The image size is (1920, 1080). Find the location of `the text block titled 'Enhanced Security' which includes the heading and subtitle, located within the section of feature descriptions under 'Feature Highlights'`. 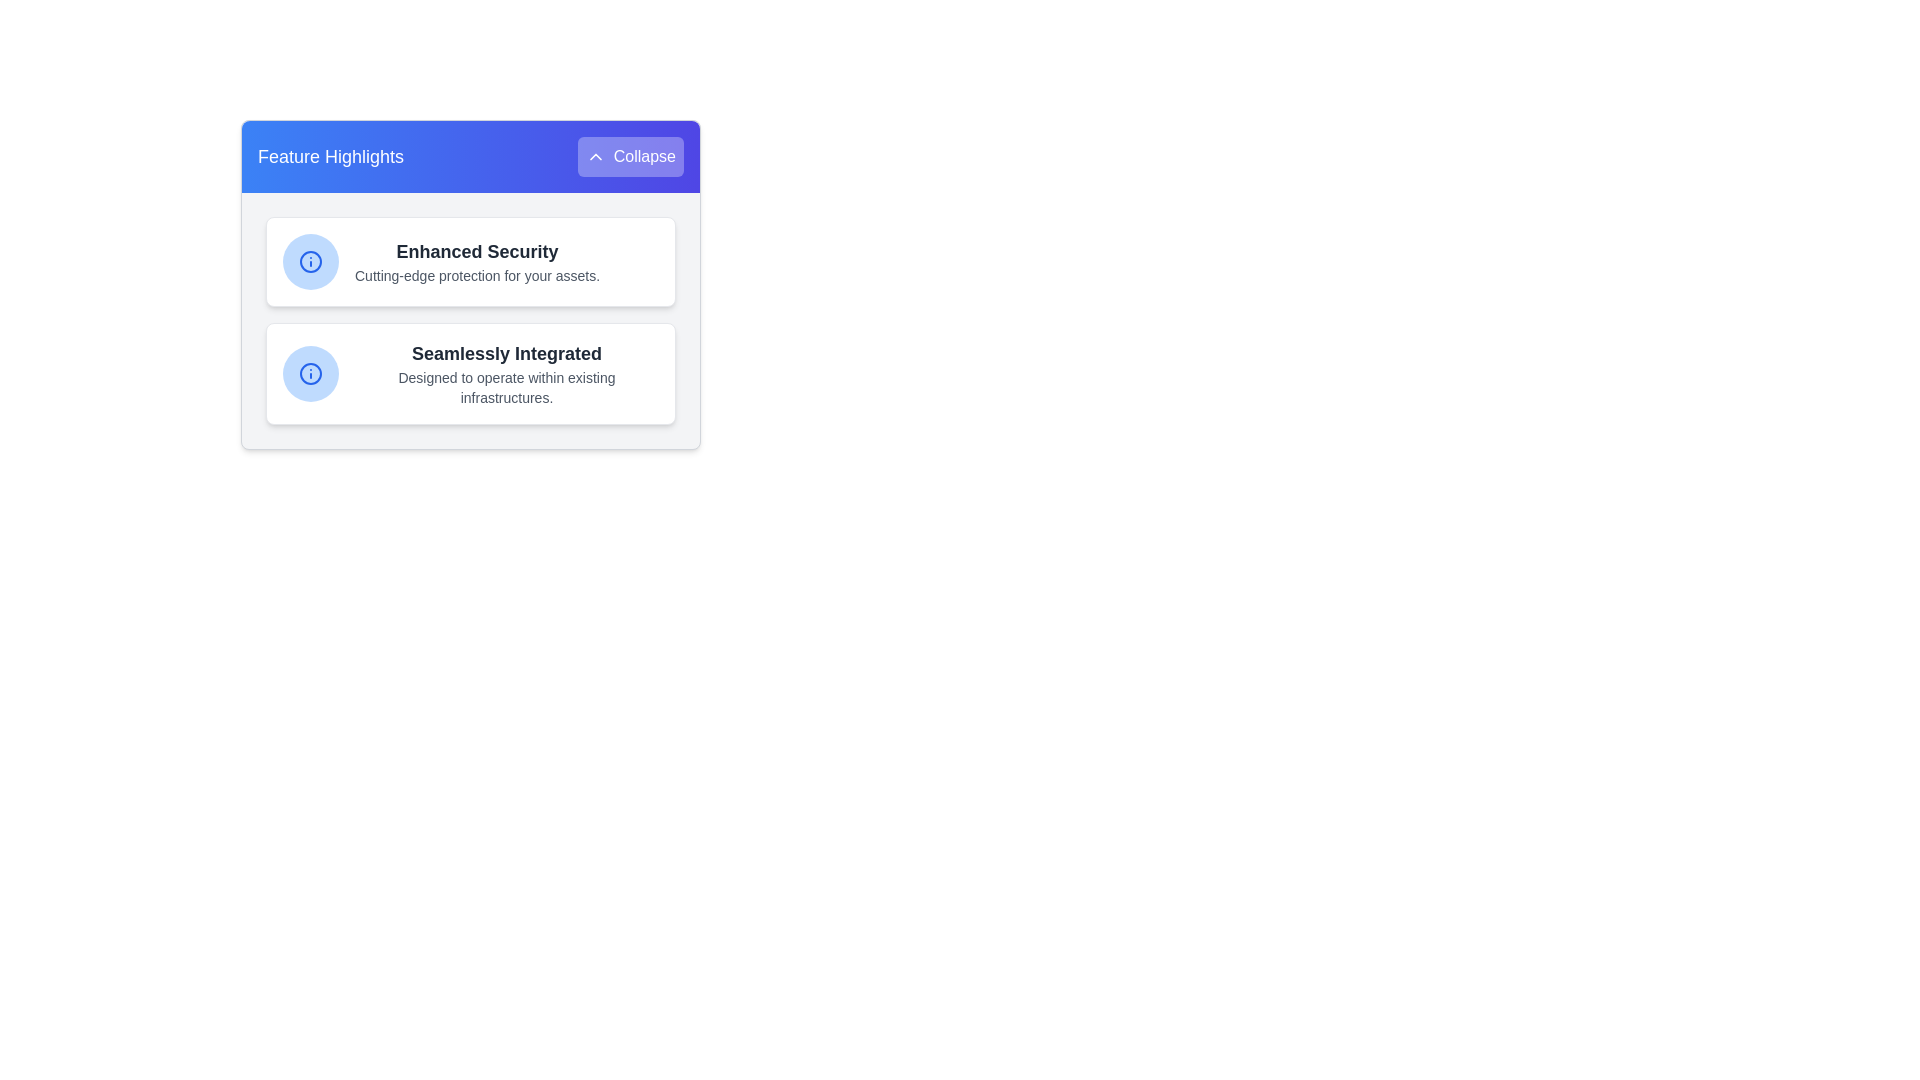

the text block titled 'Enhanced Security' which includes the heading and subtitle, located within the section of feature descriptions under 'Feature Highlights' is located at coordinates (476, 261).